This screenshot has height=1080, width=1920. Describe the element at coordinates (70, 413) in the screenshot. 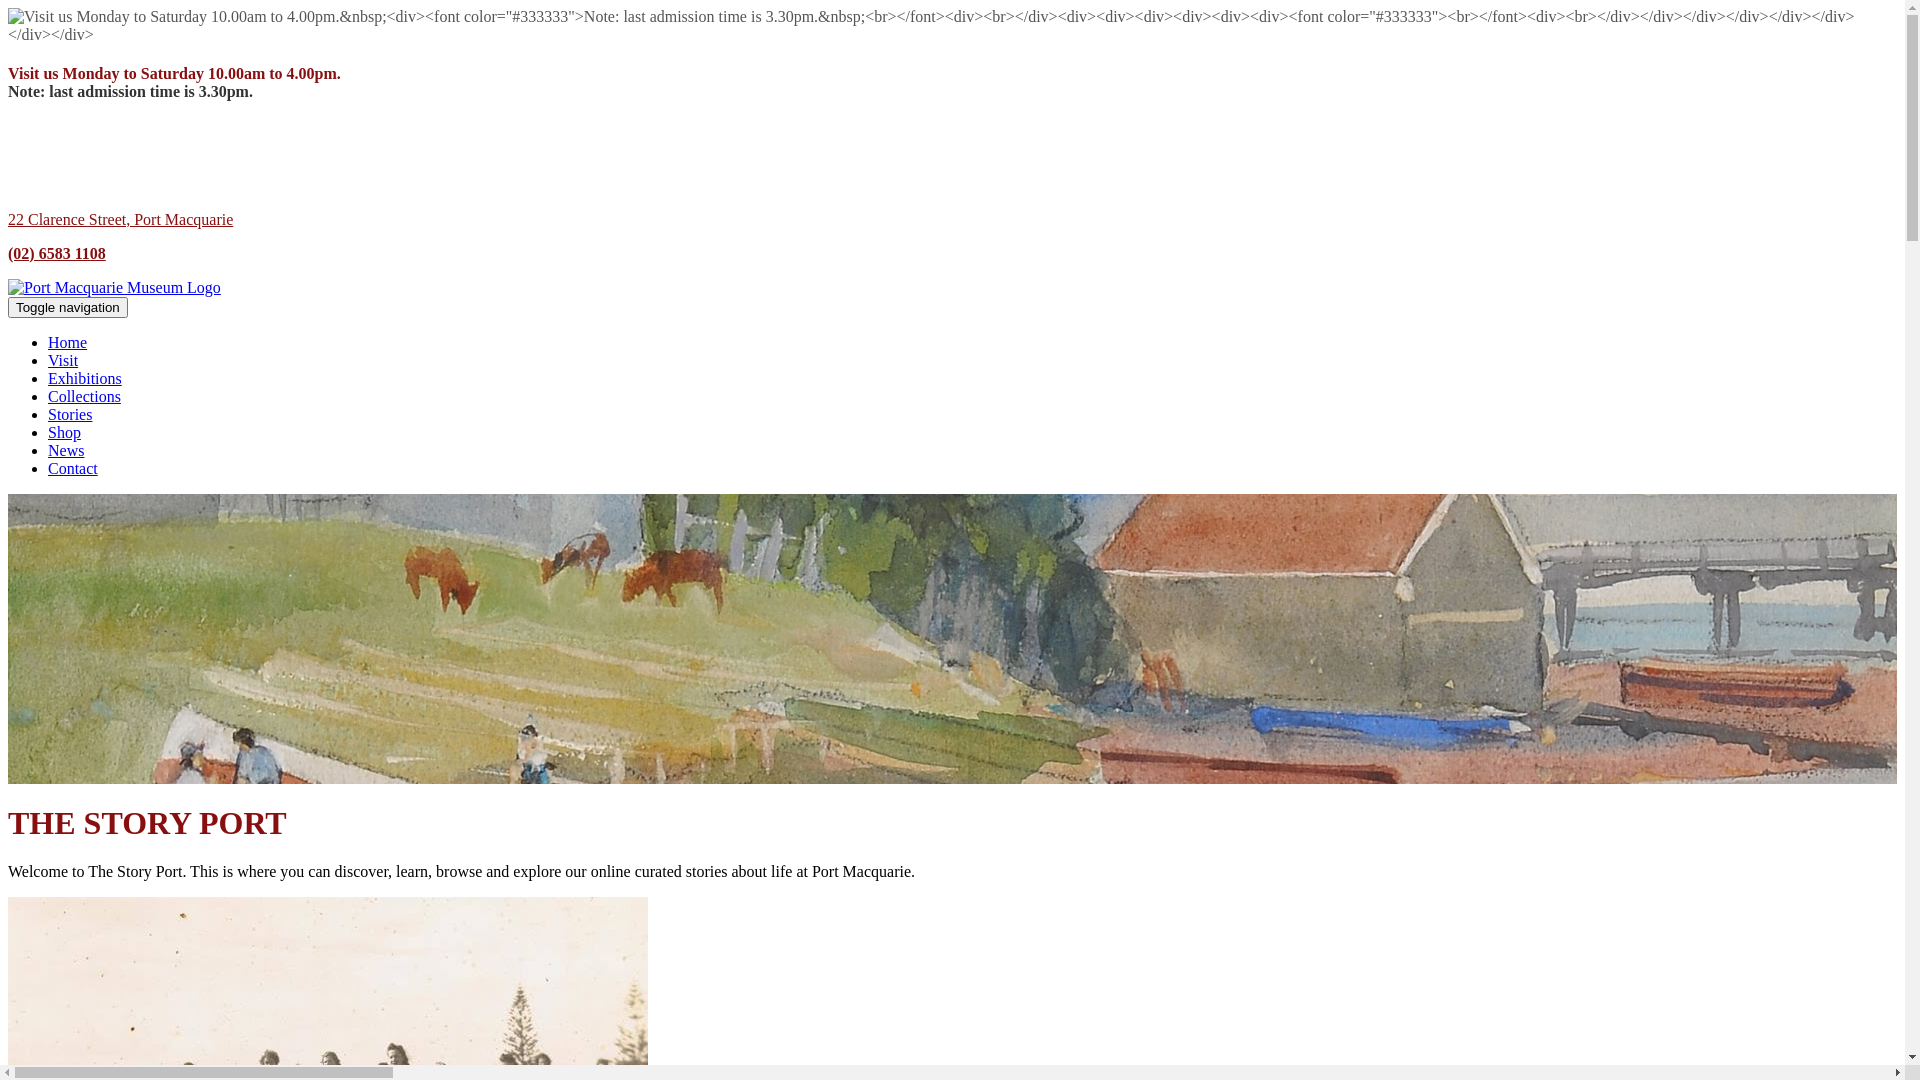

I see `'Stories'` at that location.